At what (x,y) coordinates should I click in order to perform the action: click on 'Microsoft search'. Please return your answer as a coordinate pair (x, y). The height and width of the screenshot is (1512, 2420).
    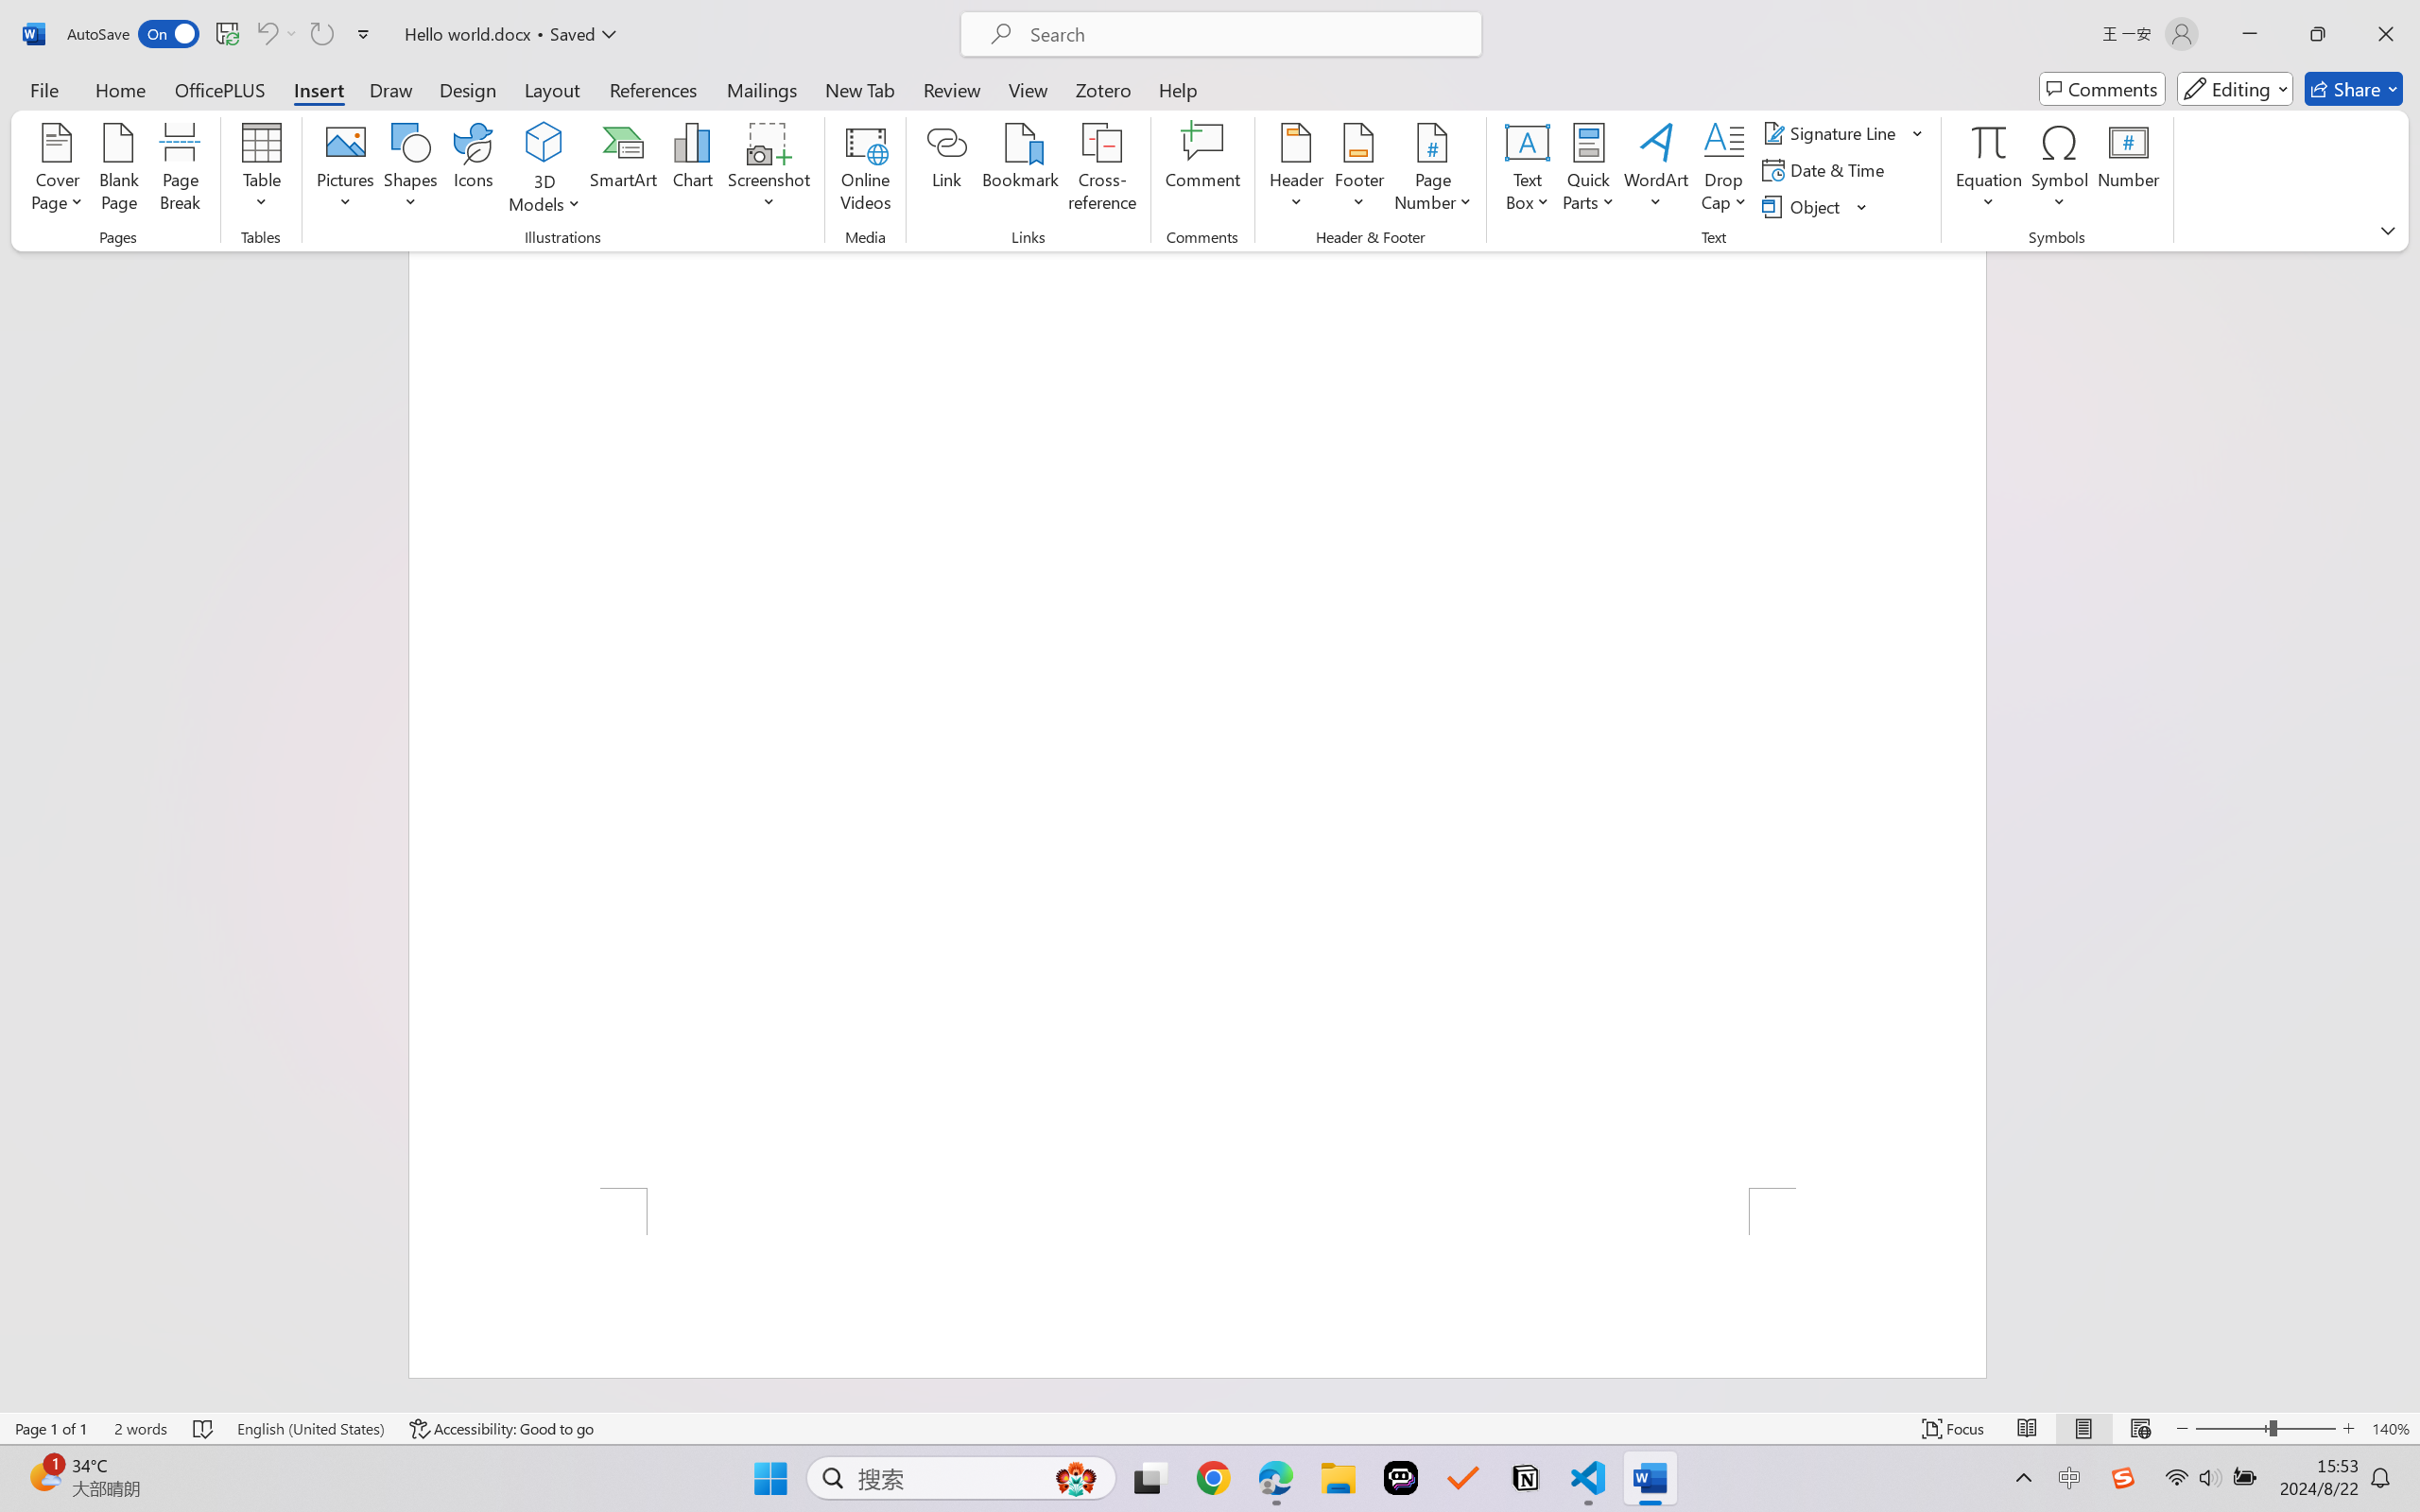
    Looking at the image, I should click on (1246, 33).